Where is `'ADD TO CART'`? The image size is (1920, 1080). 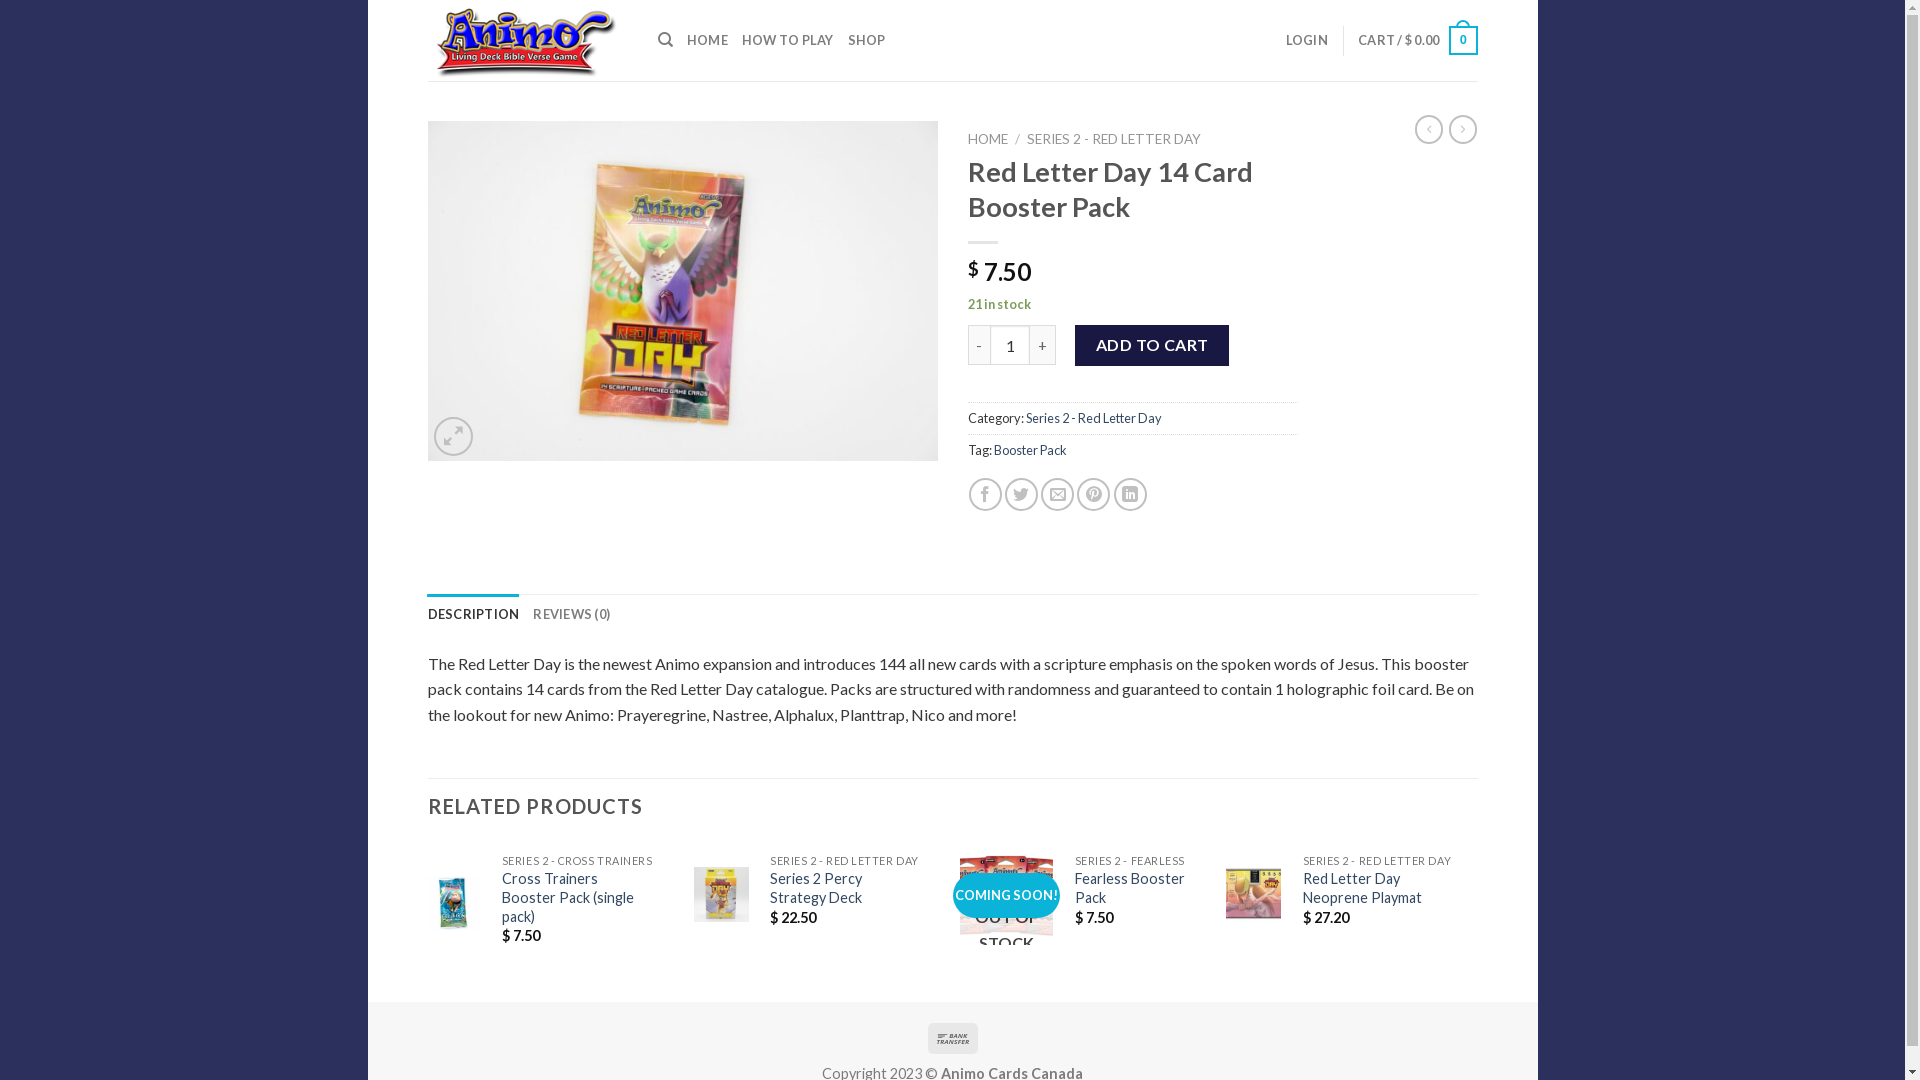
'ADD TO CART' is located at coordinates (1152, 343).